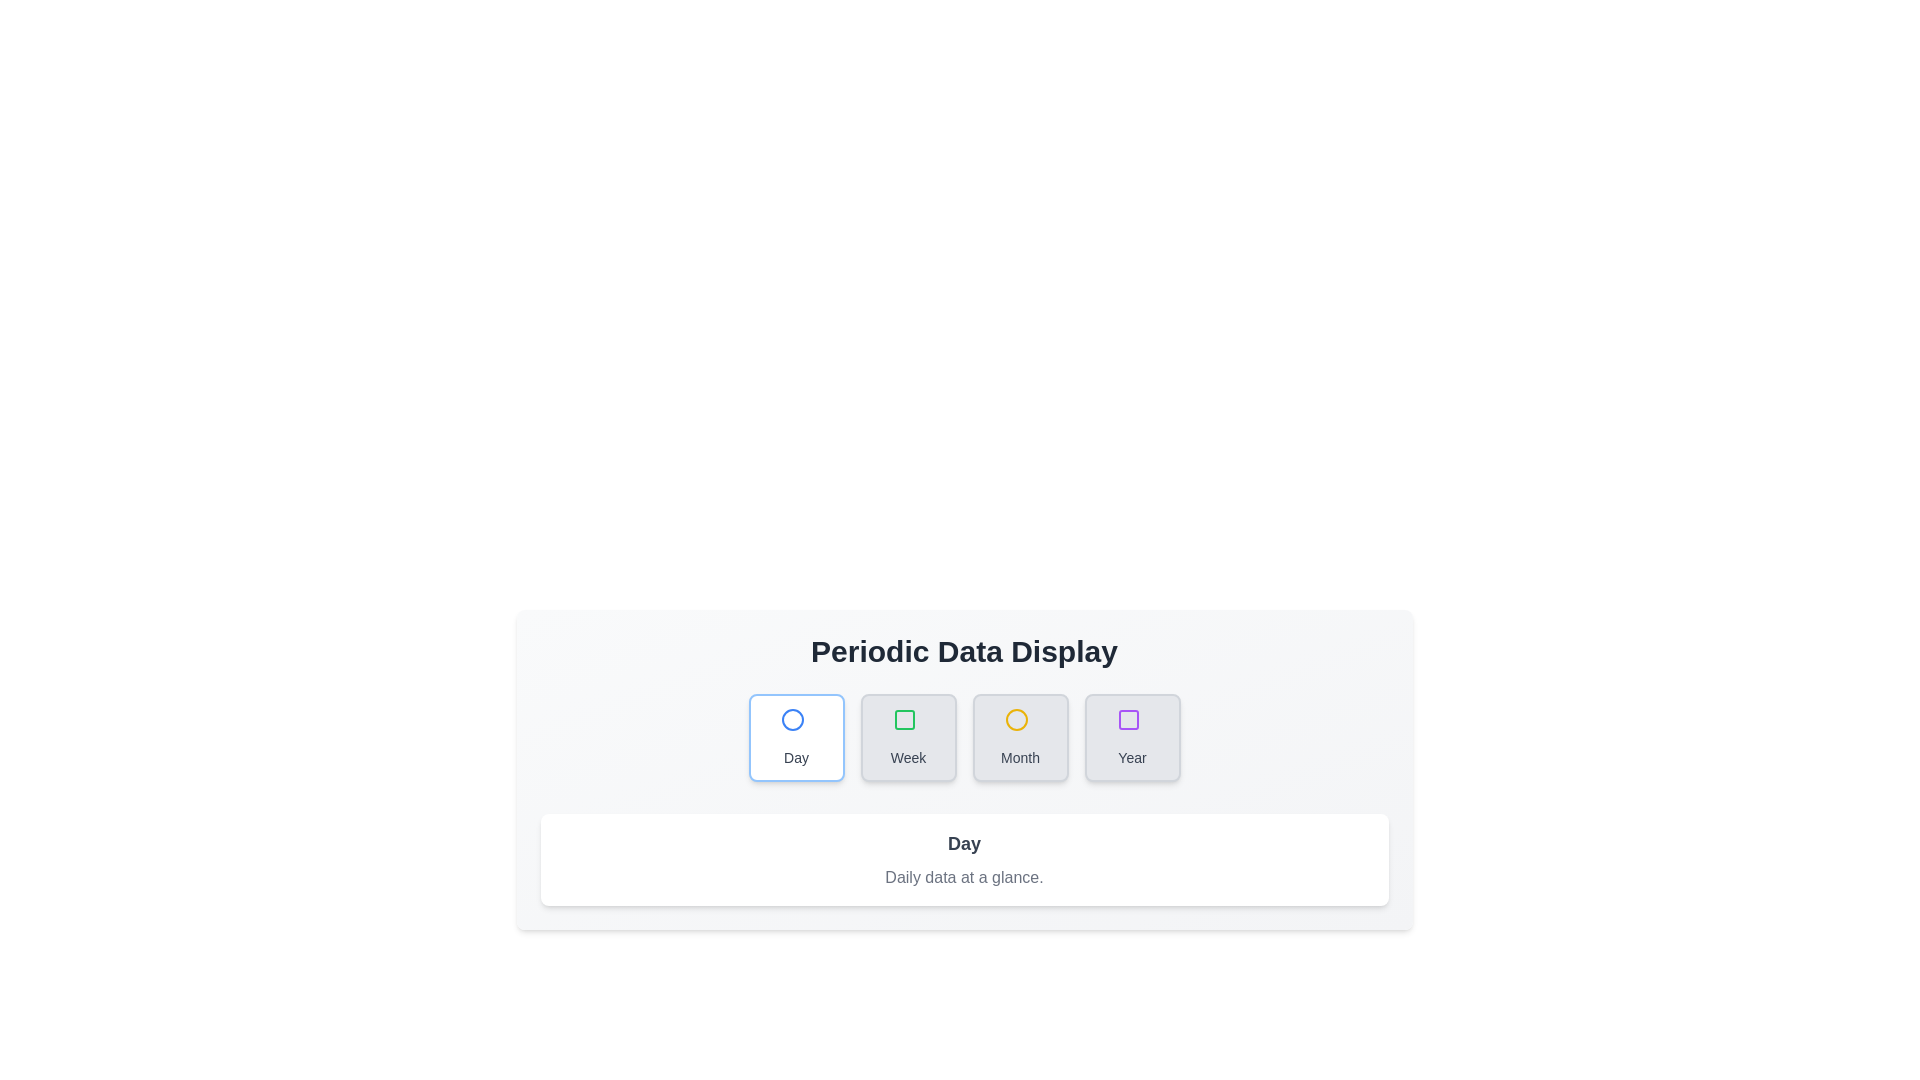 The width and height of the screenshot is (1920, 1080). Describe the element at coordinates (1132, 758) in the screenshot. I see `the 'Year' text label located in the fourth card from the left, which indicates the purpose of the associated card for filtering by year` at that location.